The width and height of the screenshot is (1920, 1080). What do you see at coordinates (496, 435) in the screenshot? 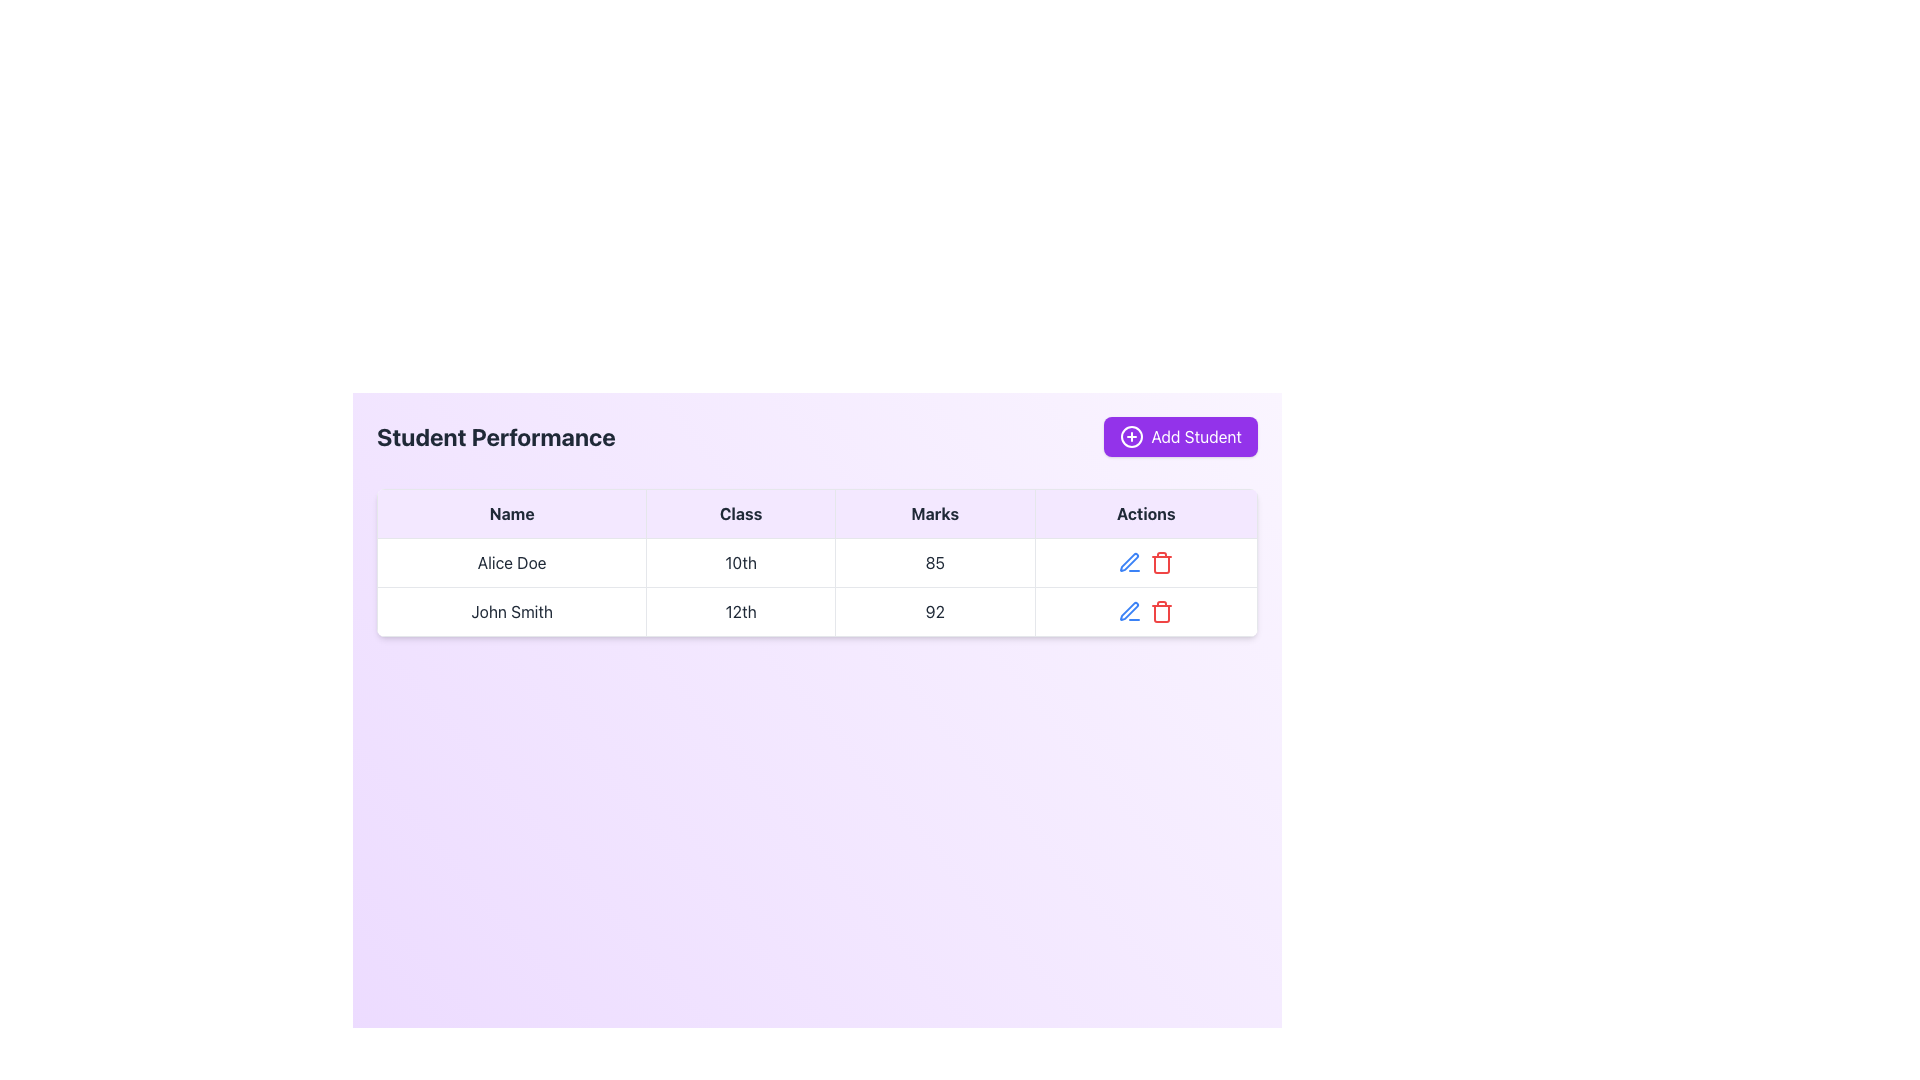
I see `the bold heading text label displaying 'Student Performance'` at bounding box center [496, 435].